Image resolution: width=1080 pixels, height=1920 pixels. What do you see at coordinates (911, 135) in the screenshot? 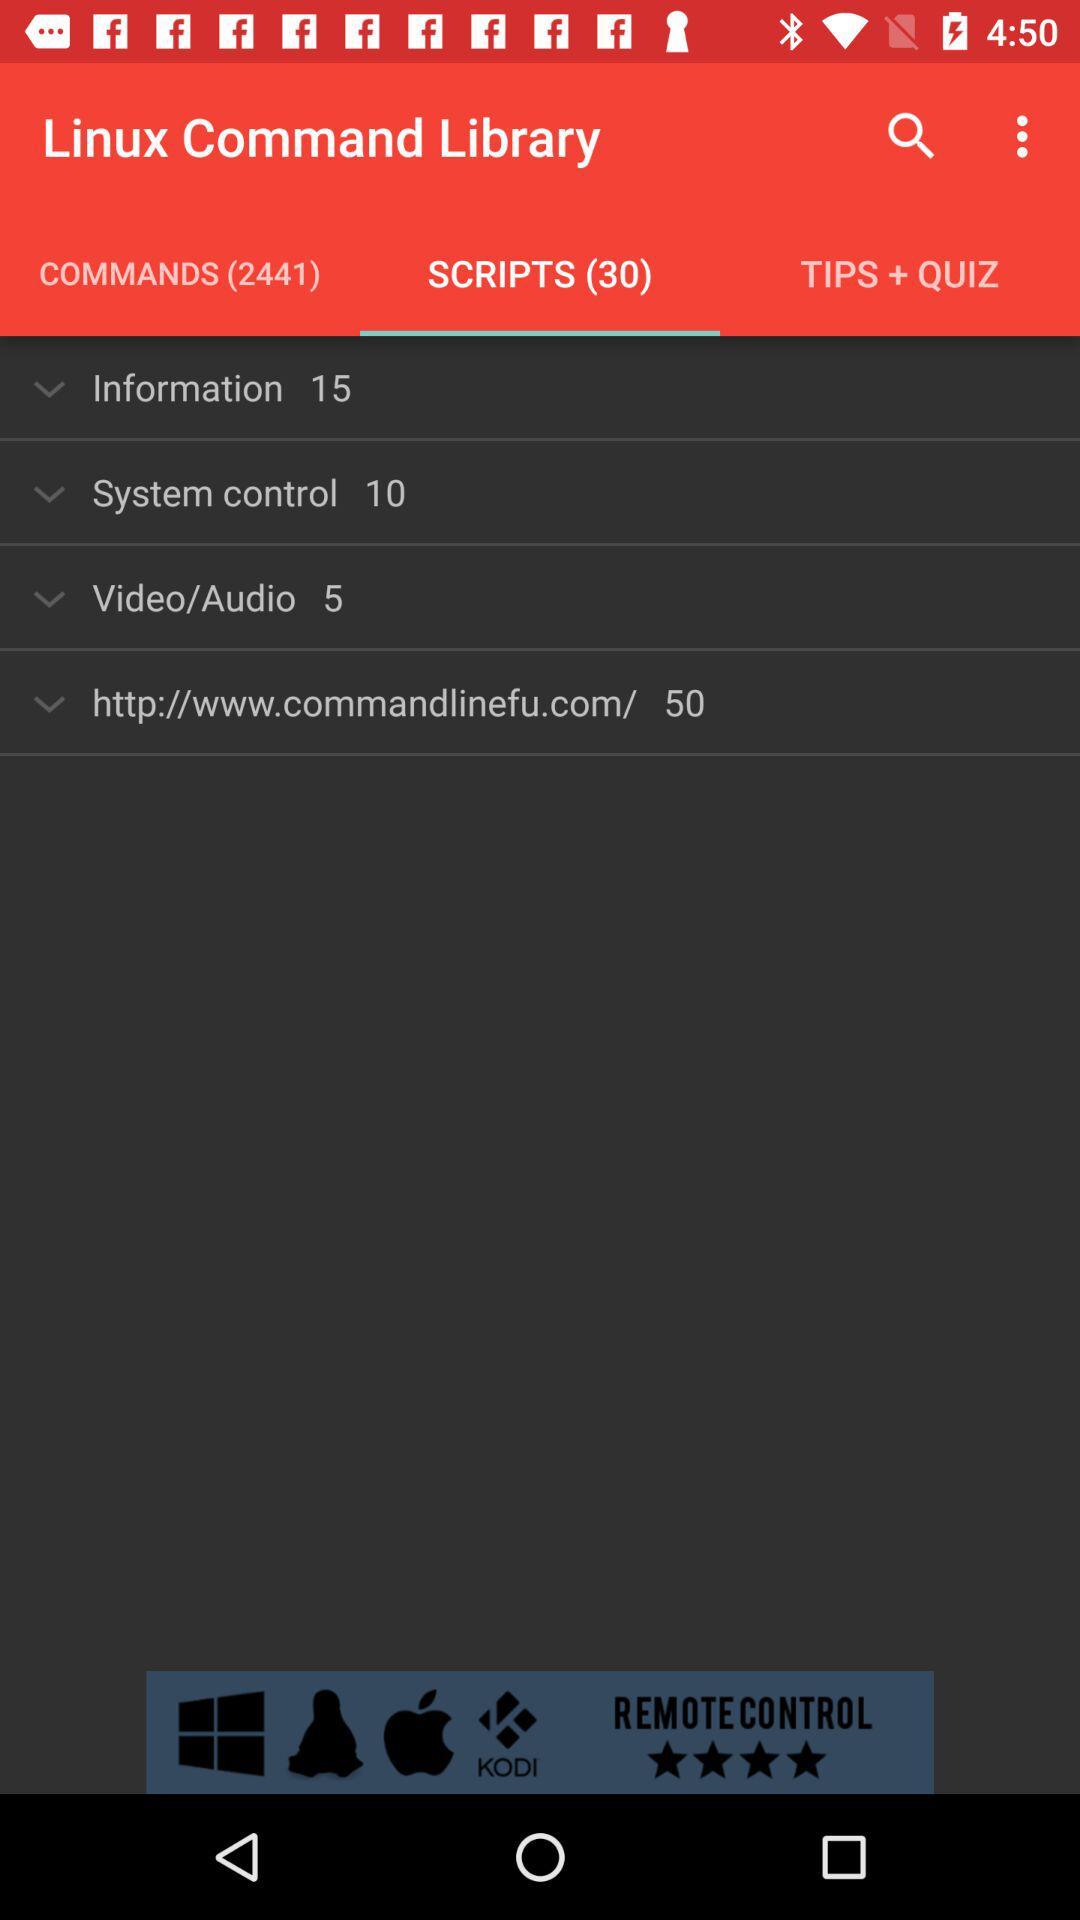
I see `icon above the tips + quiz icon` at bounding box center [911, 135].